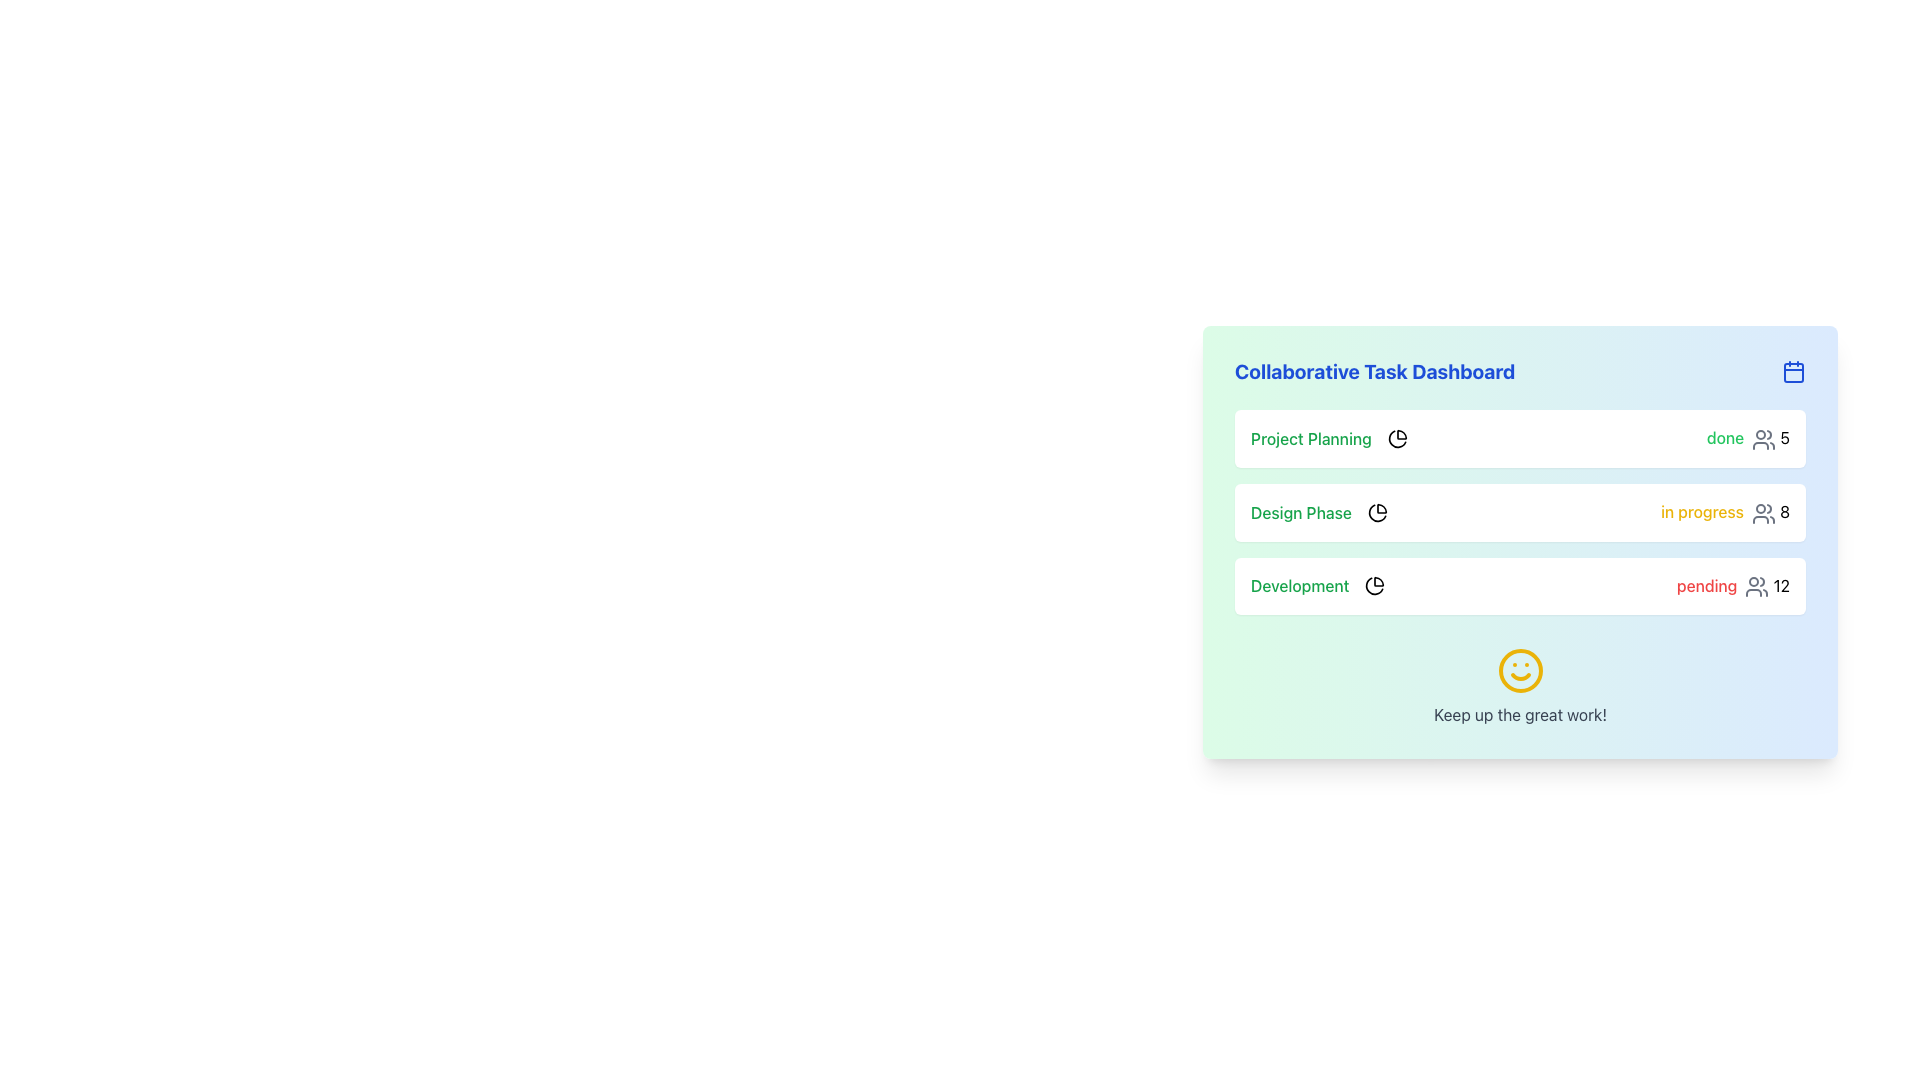  What do you see at coordinates (1376, 511) in the screenshot?
I see `the pie chart icon with a black stroke and rounded edges located next to the text 'Design Phase' in the second row of the Collaborative Task Dashboard` at bounding box center [1376, 511].